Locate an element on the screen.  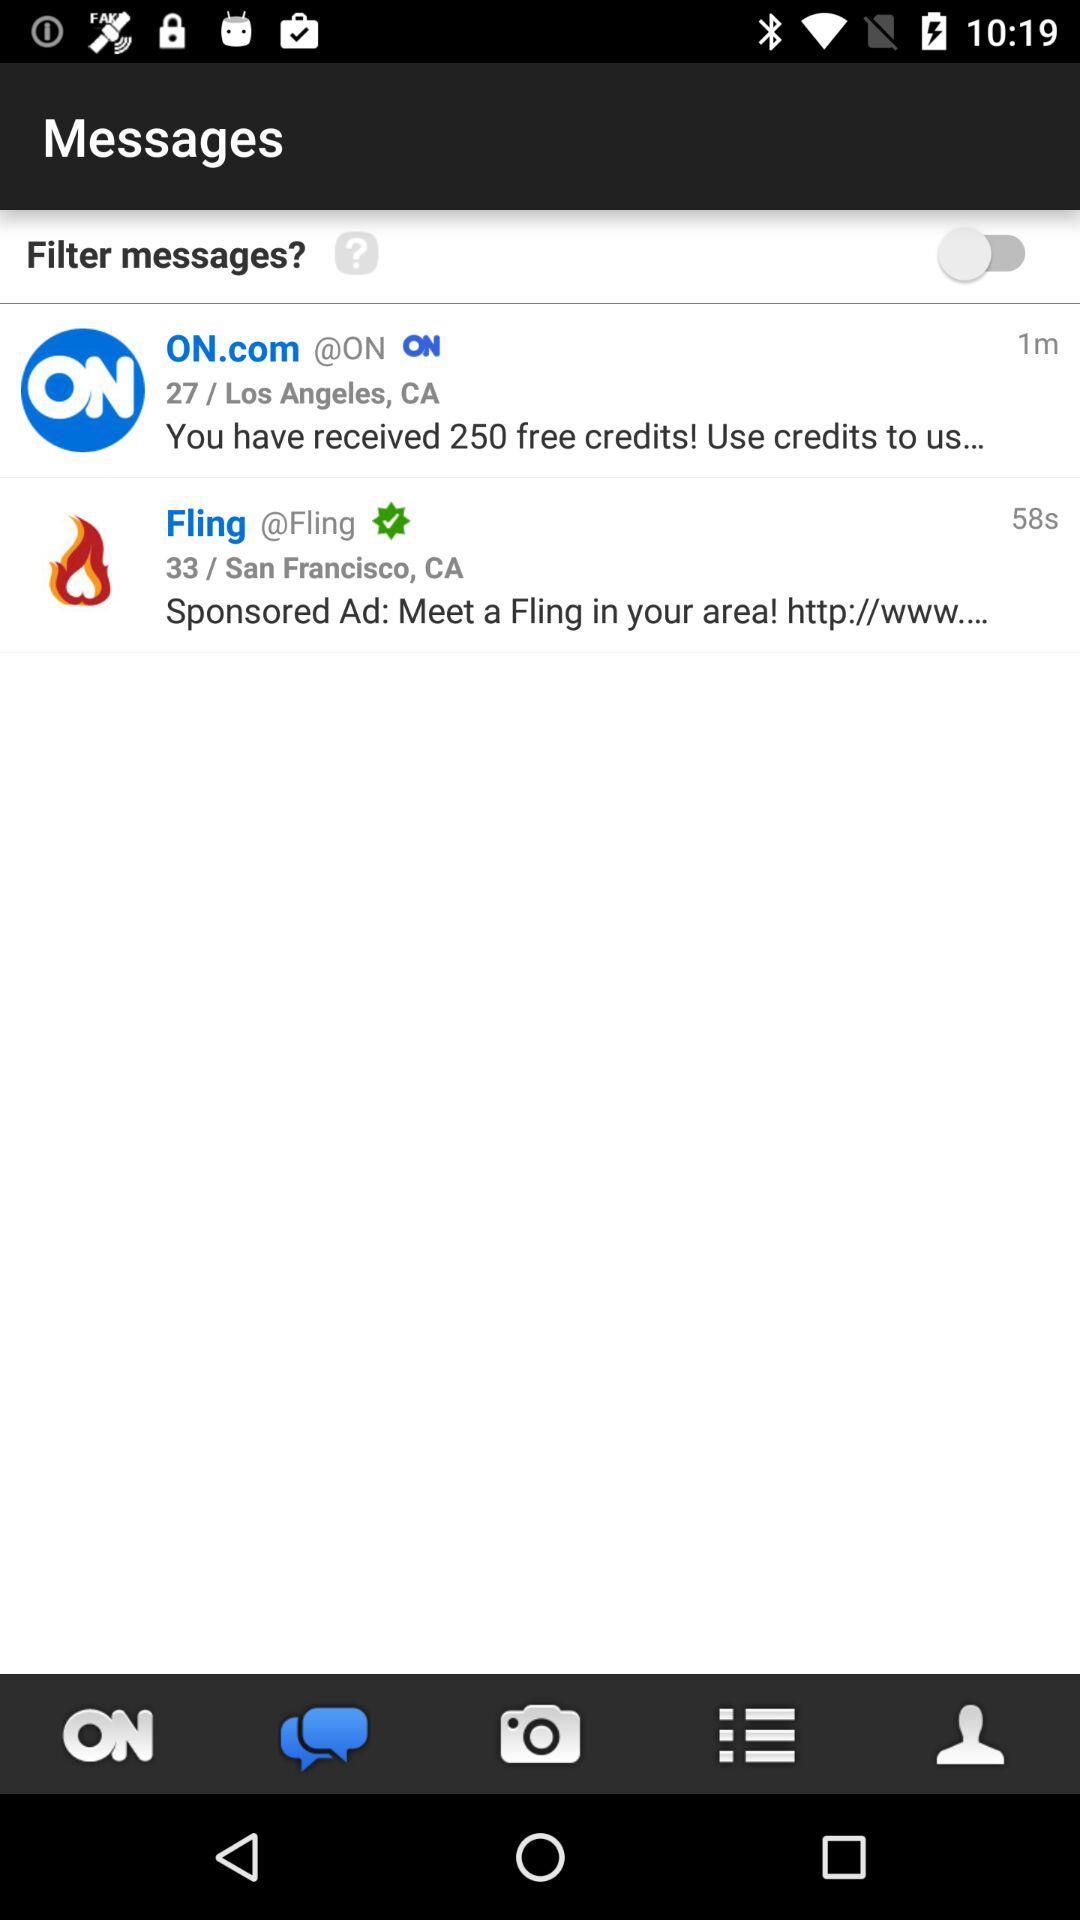
open photo is located at coordinates (540, 1733).